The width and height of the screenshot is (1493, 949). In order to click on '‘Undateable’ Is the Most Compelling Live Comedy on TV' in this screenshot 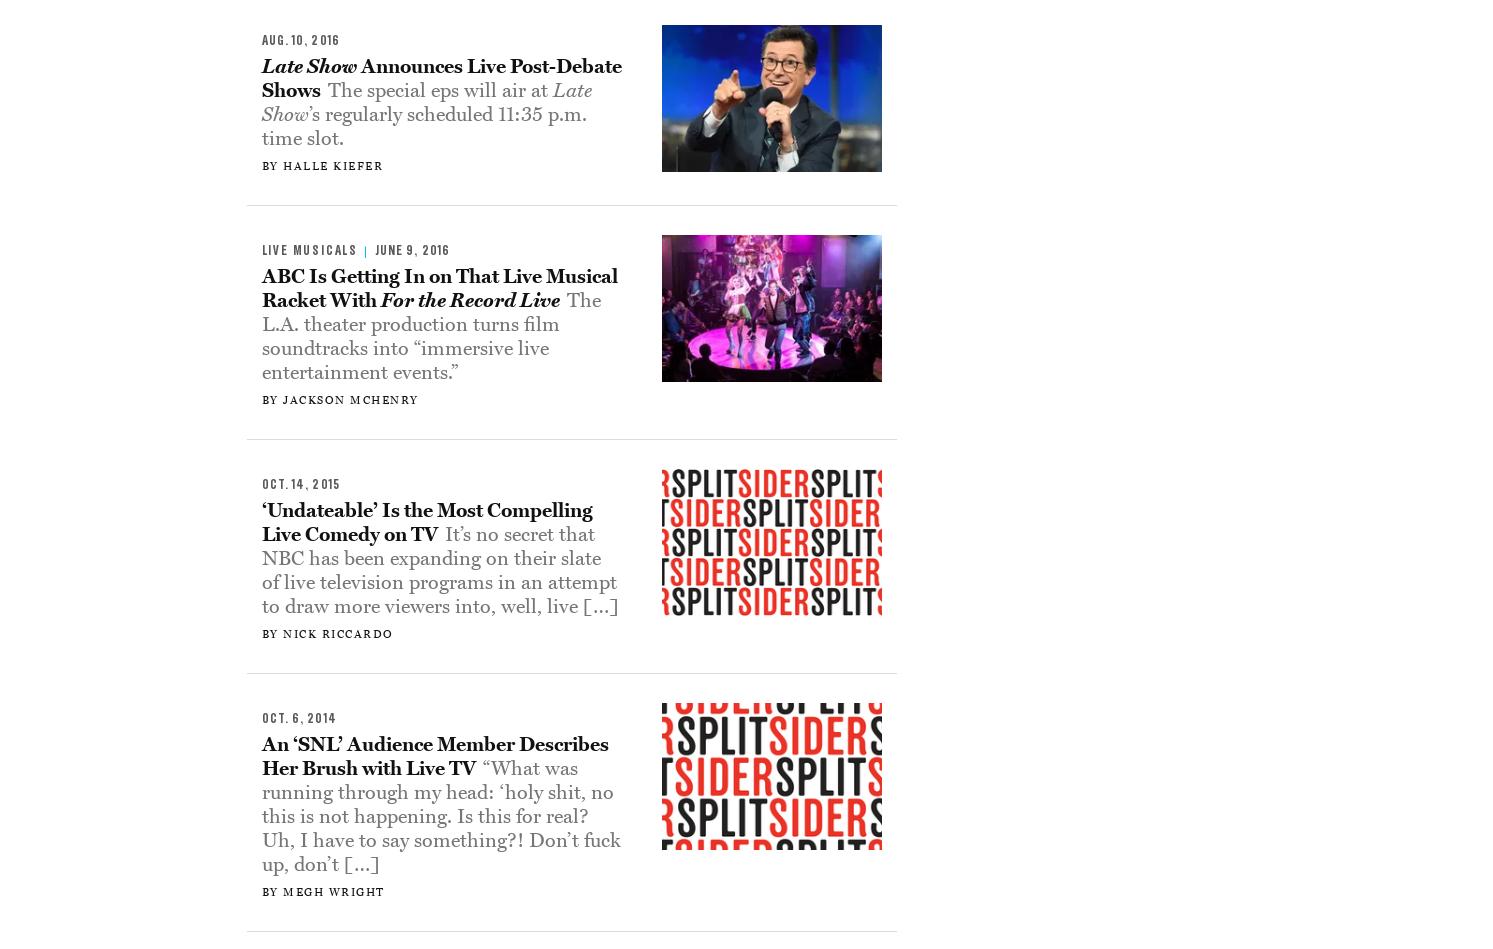, I will do `click(426, 521)`.